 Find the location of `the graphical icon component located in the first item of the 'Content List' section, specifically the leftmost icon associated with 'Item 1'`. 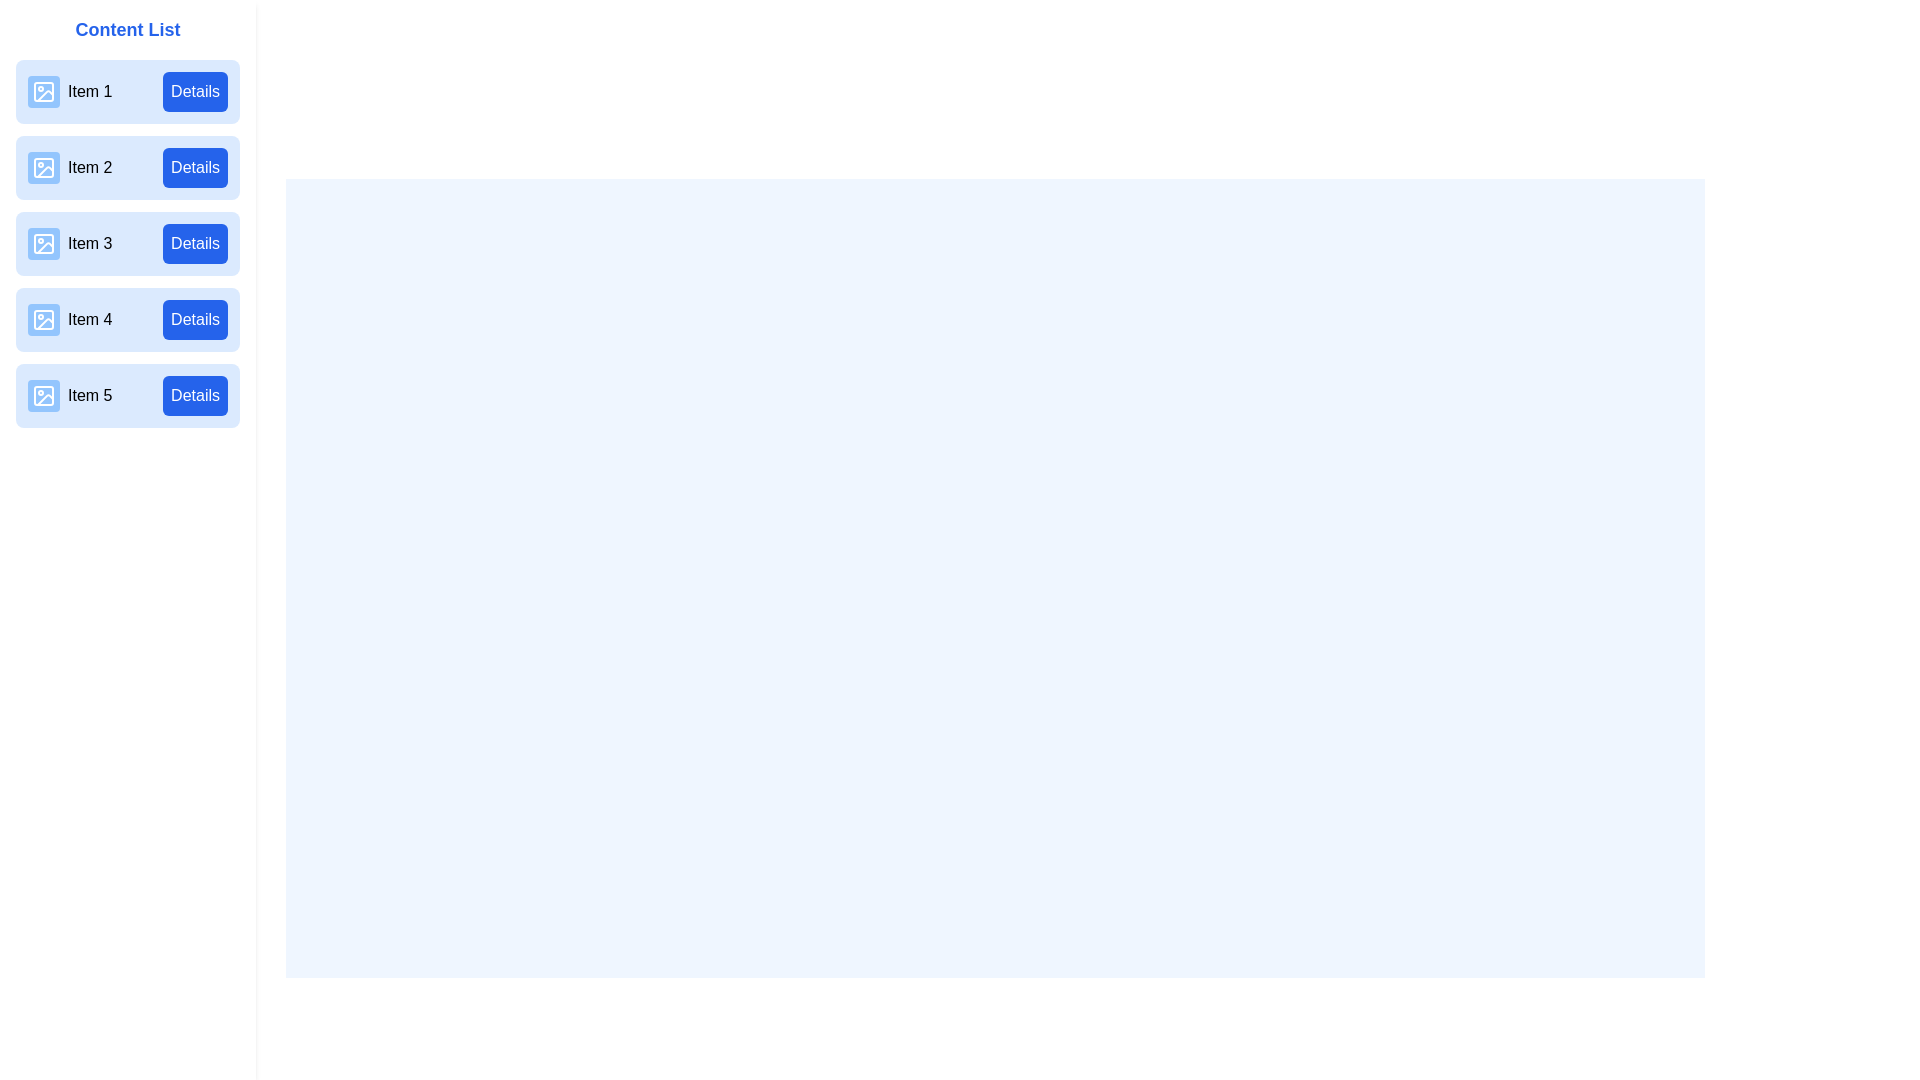

the graphical icon component located in the first item of the 'Content List' section, specifically the leftmost icon associated with 'Item 1' is located at coordinates (45, 96).